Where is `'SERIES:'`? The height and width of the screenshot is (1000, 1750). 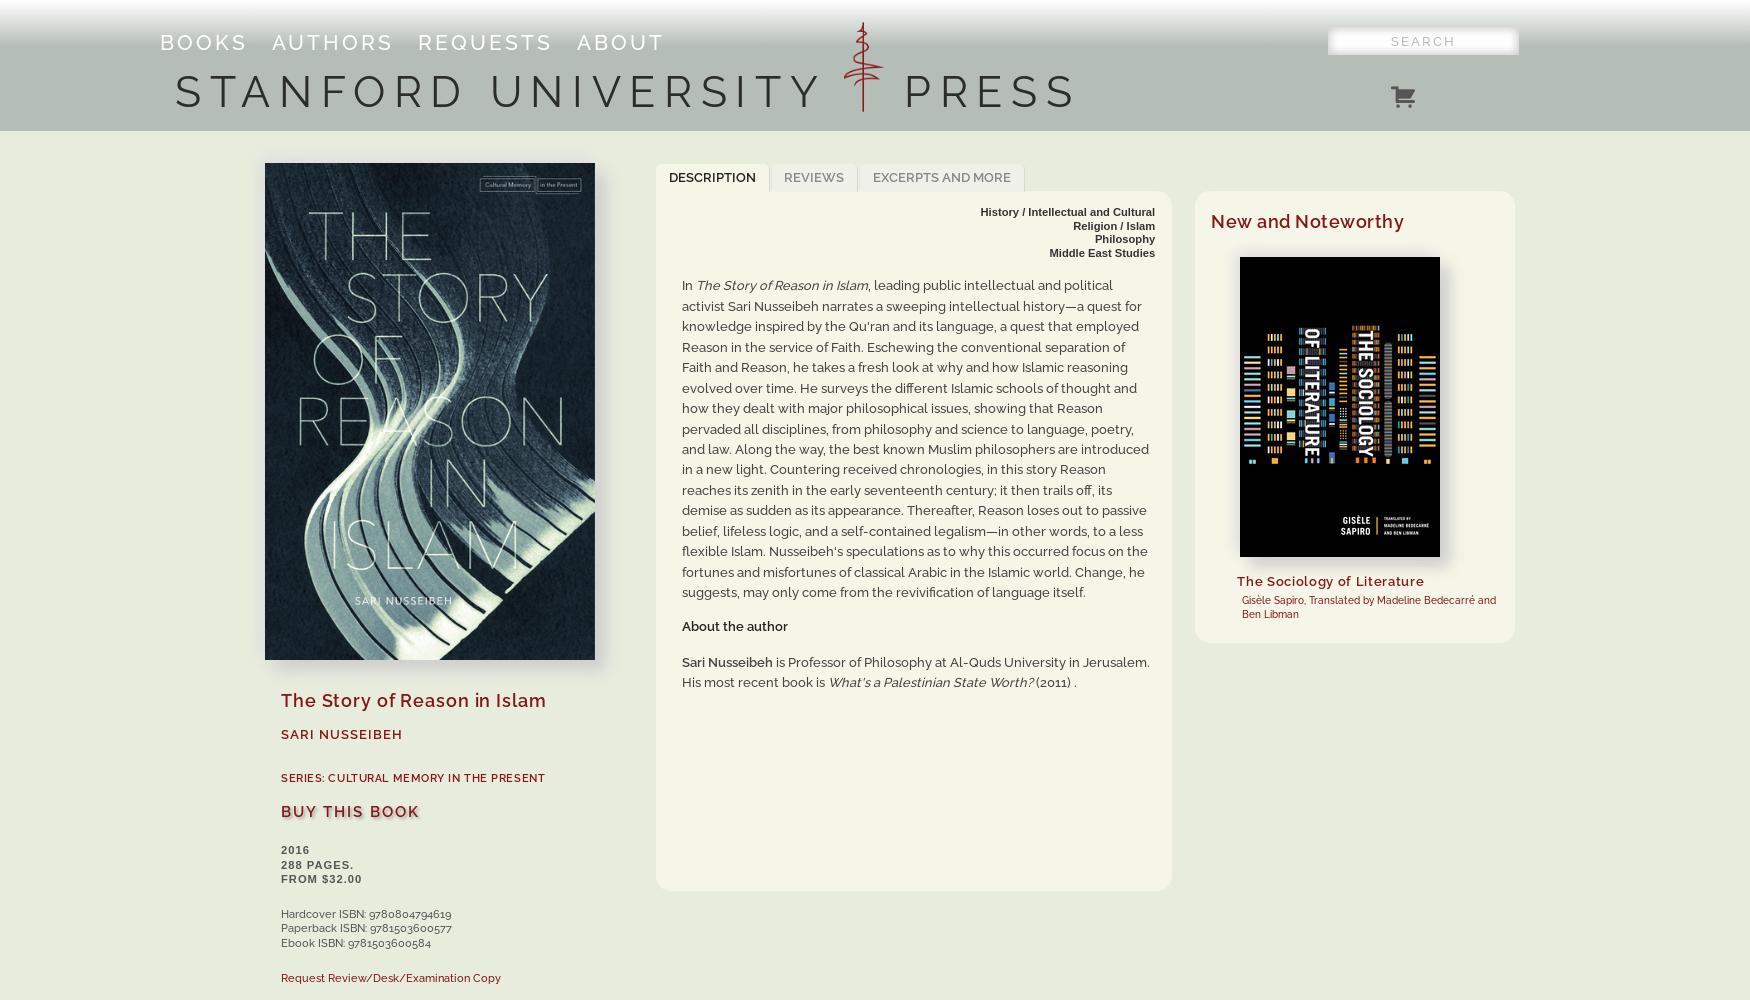 'SERIES:' is located at coordinates (303, 777).